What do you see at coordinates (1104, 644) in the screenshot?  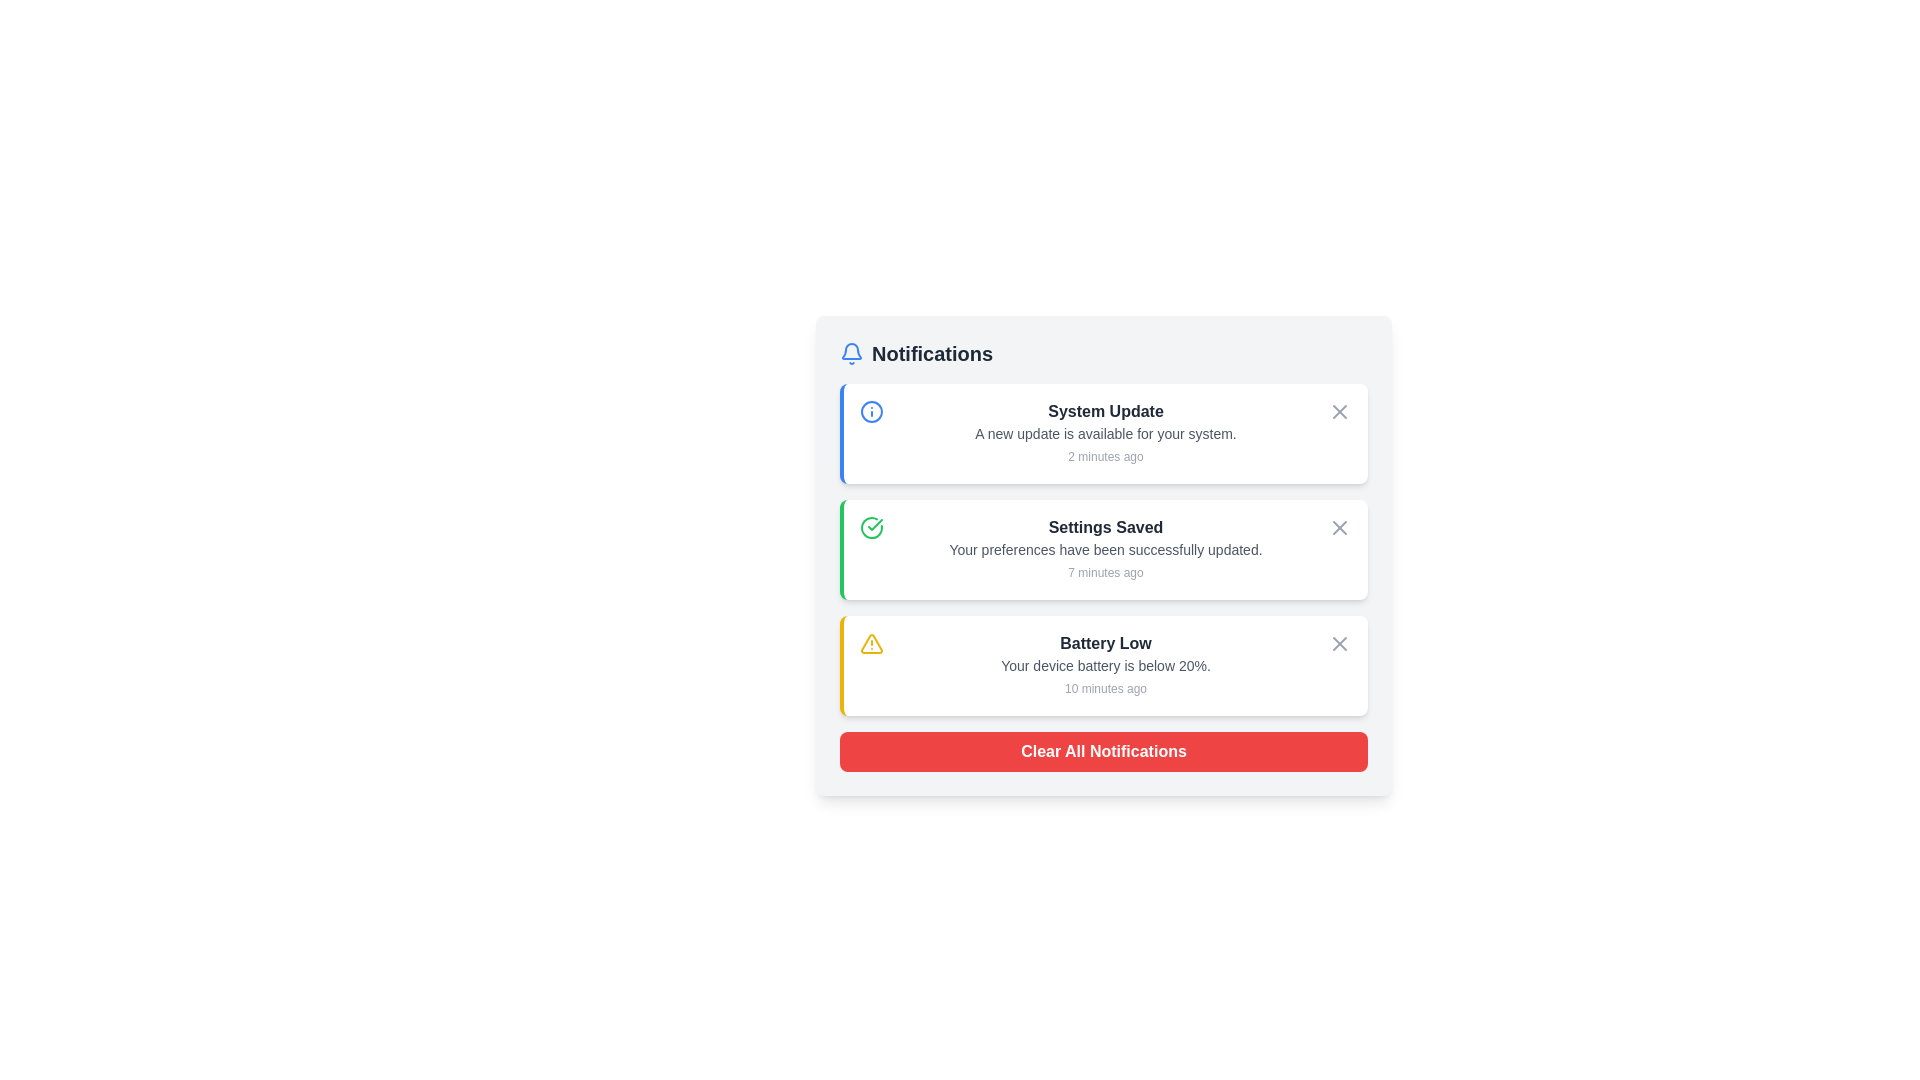 I see `text label that serves as the title for the third notification item, which summarizes the message content and is located above the description text 'Your device battery is below 20%'` at bounding box center [1104, 644].